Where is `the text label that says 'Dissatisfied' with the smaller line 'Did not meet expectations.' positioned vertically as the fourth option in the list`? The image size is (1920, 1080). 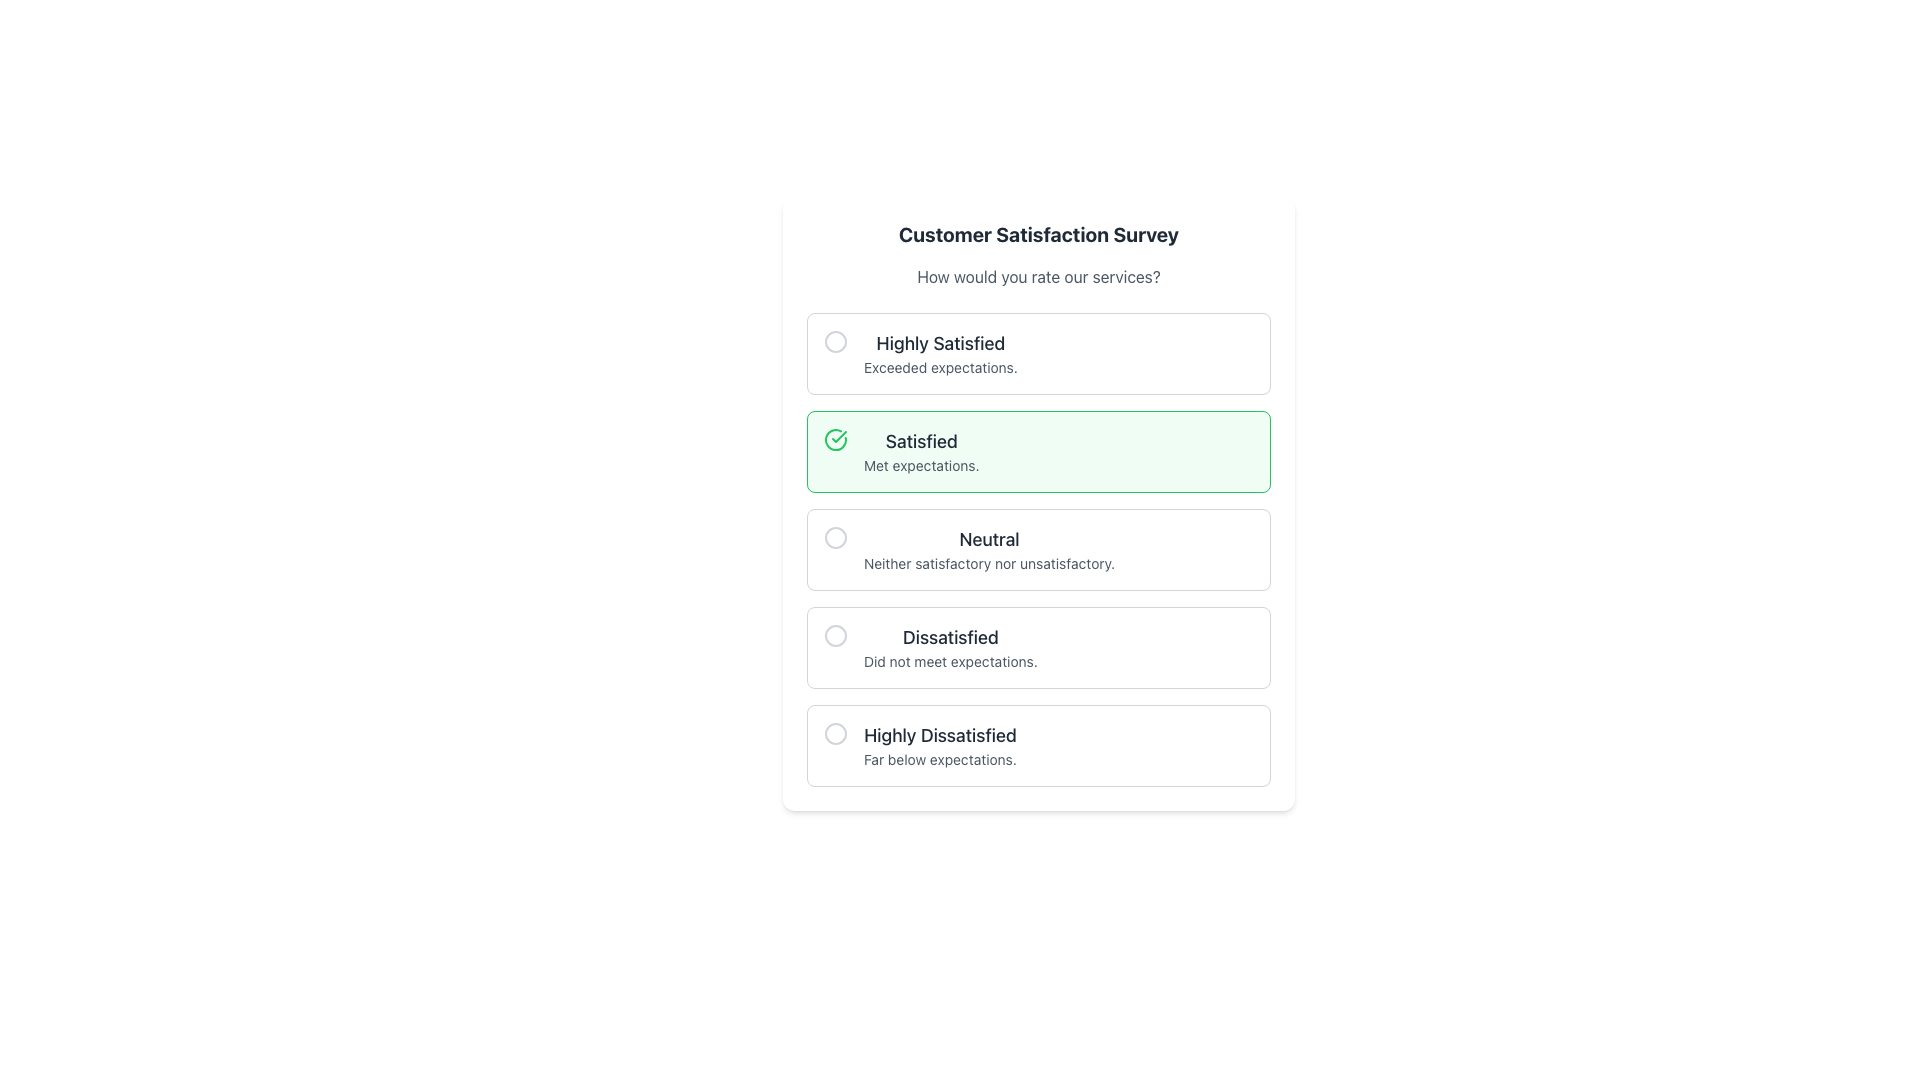 the text label that says 'Dissatisfied' with the smaller line 'Did not meet expectations.' positioned vertically as the fourth option in the list is located at coordinates (949, 648).